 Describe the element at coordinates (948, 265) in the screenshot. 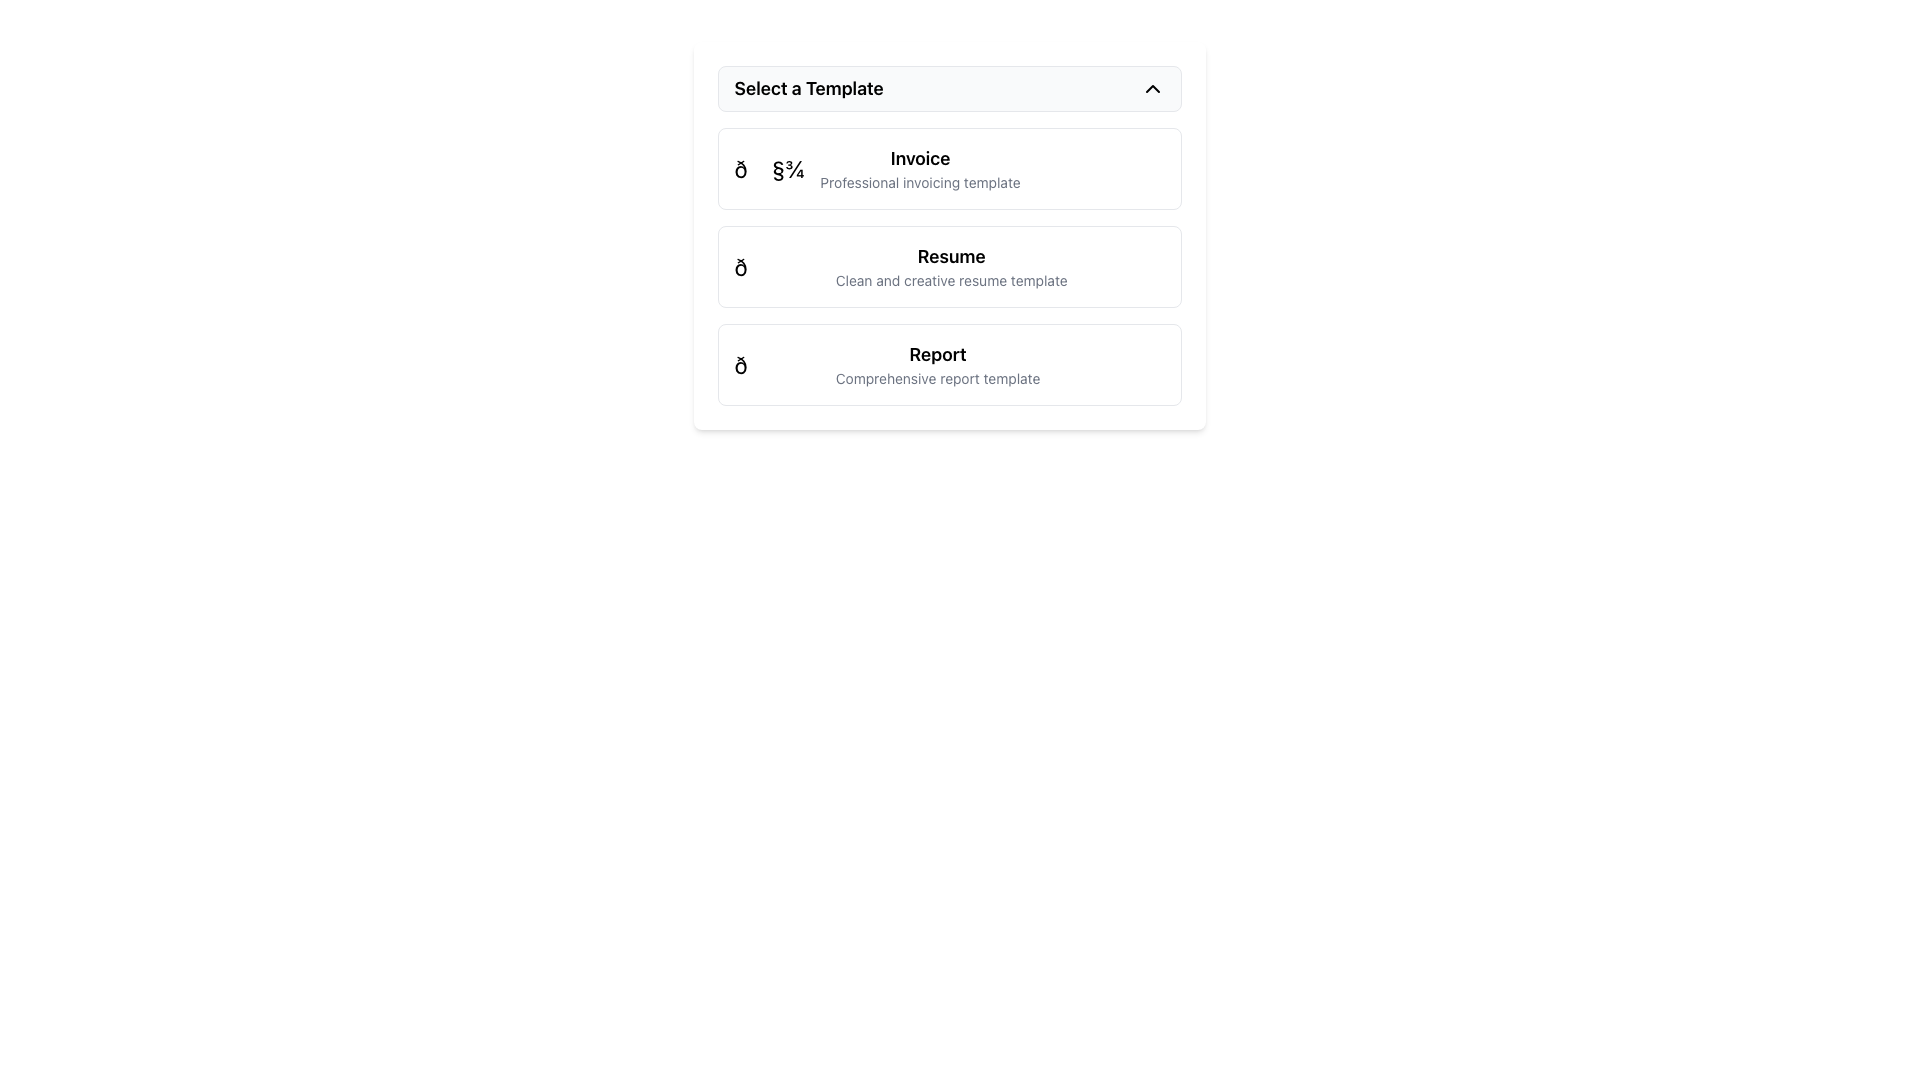

I see `the selectable 'Resume' template option located in the second position of the grid layout under the 'Select a Template' header` at that location.